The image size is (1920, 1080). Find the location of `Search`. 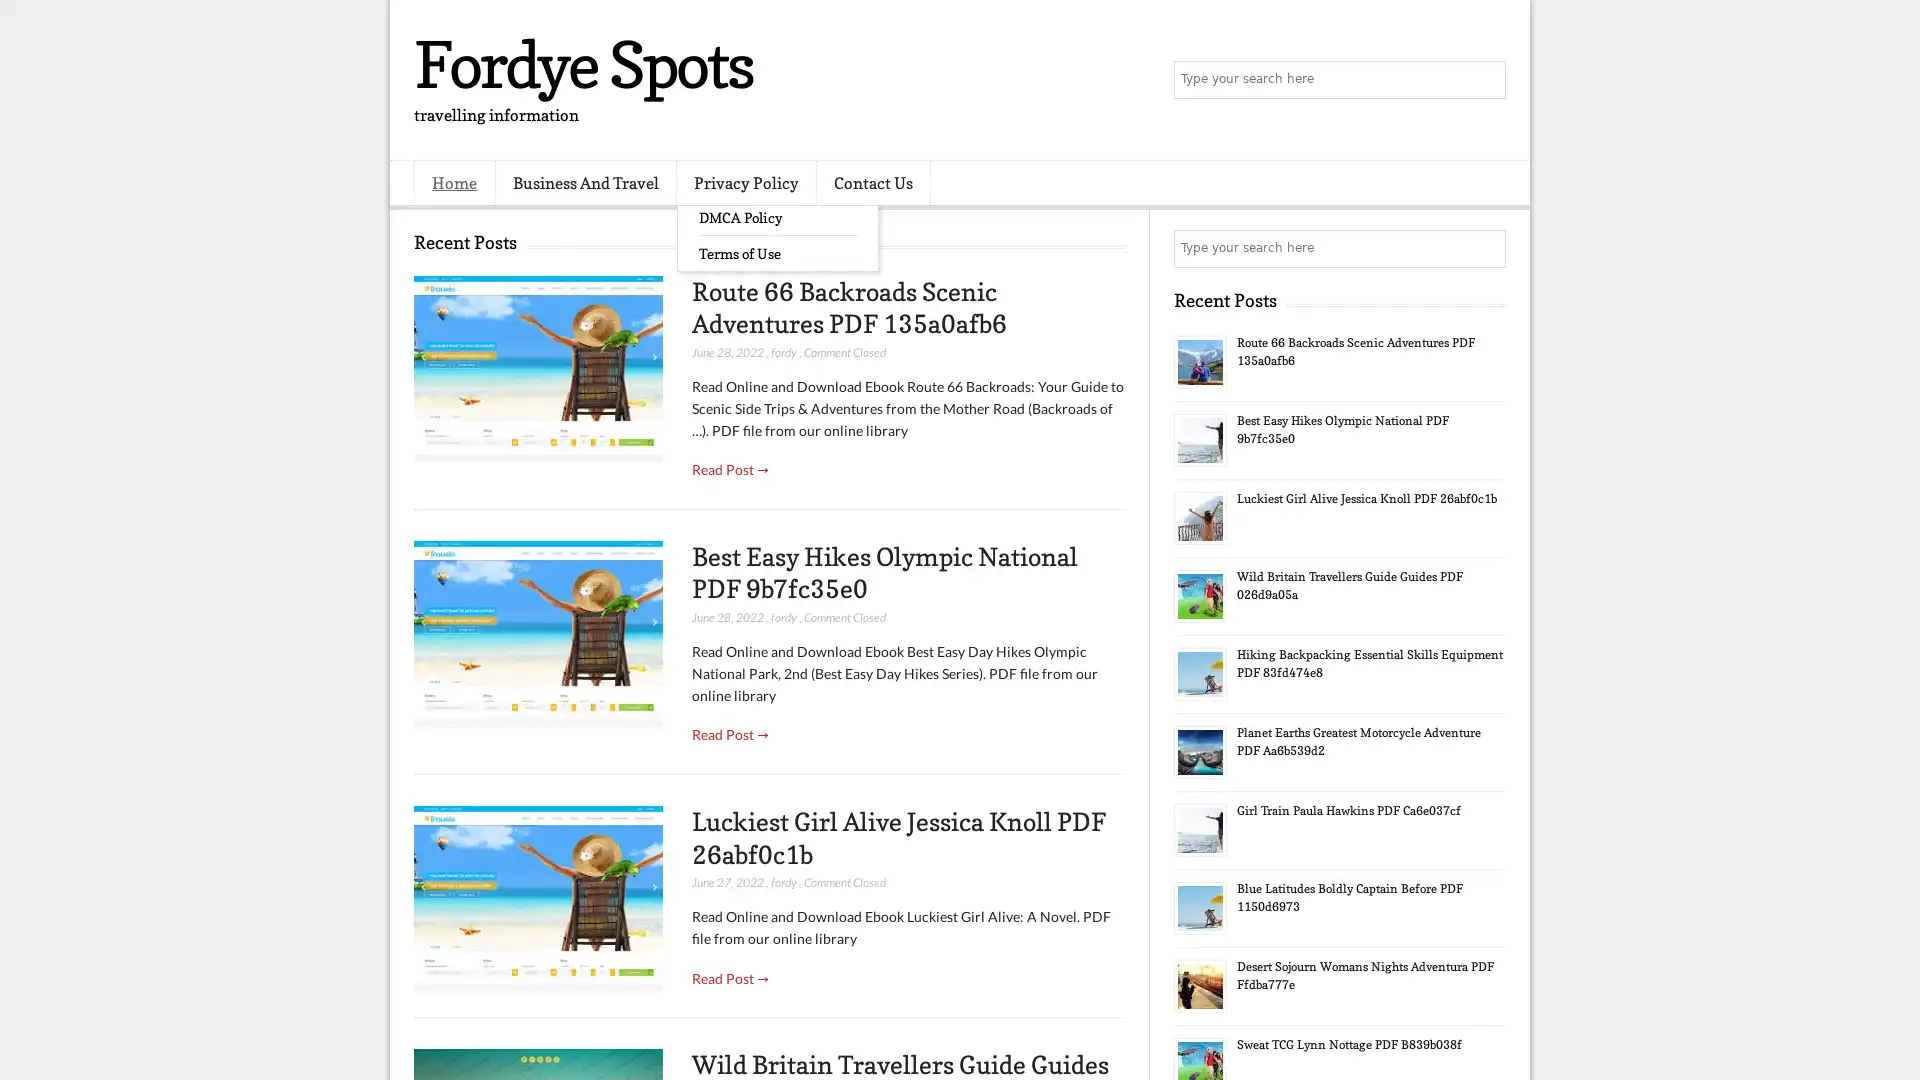

Search is located at coordinates (1485, 80).